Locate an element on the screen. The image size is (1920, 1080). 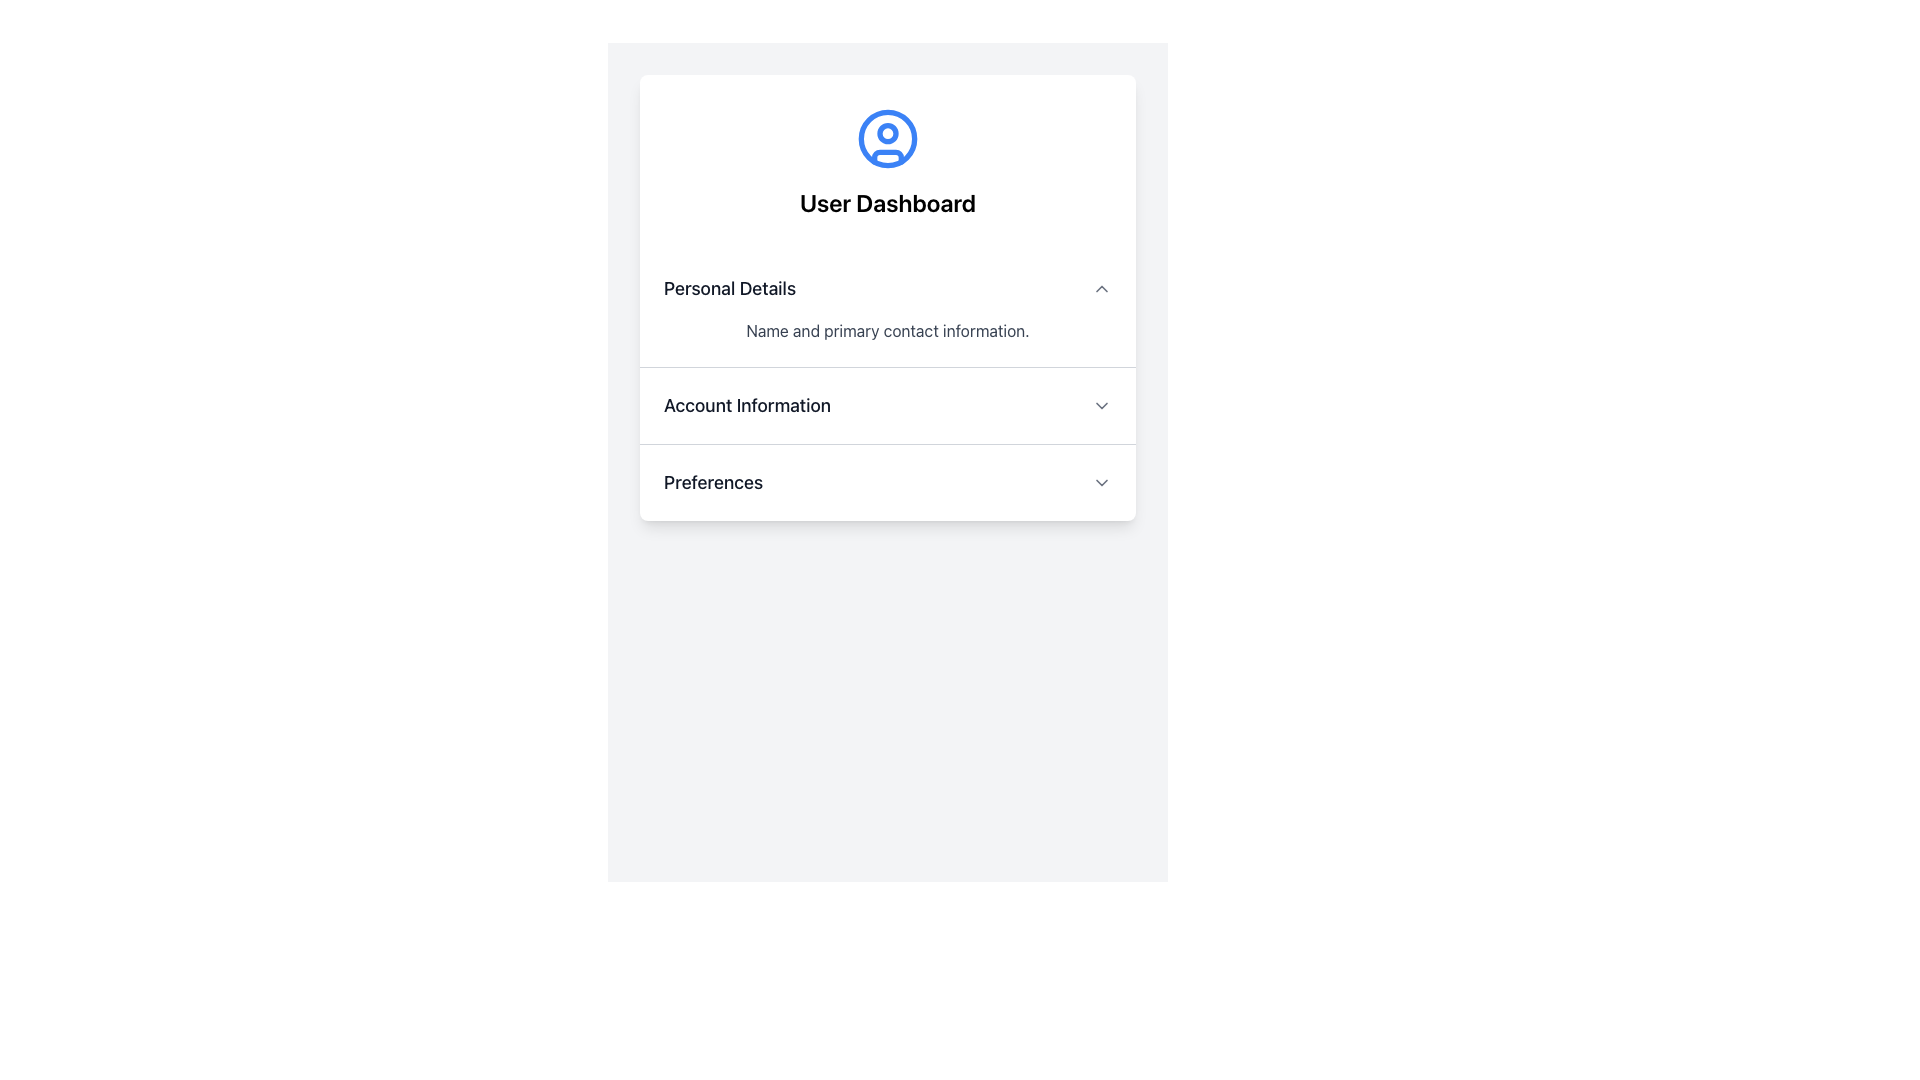
the user avatar icon, which is a vibrant blue circular outline containing a head and shoulders, positioned above the 'User Dashboard' text is located at coordinates (887, 137).